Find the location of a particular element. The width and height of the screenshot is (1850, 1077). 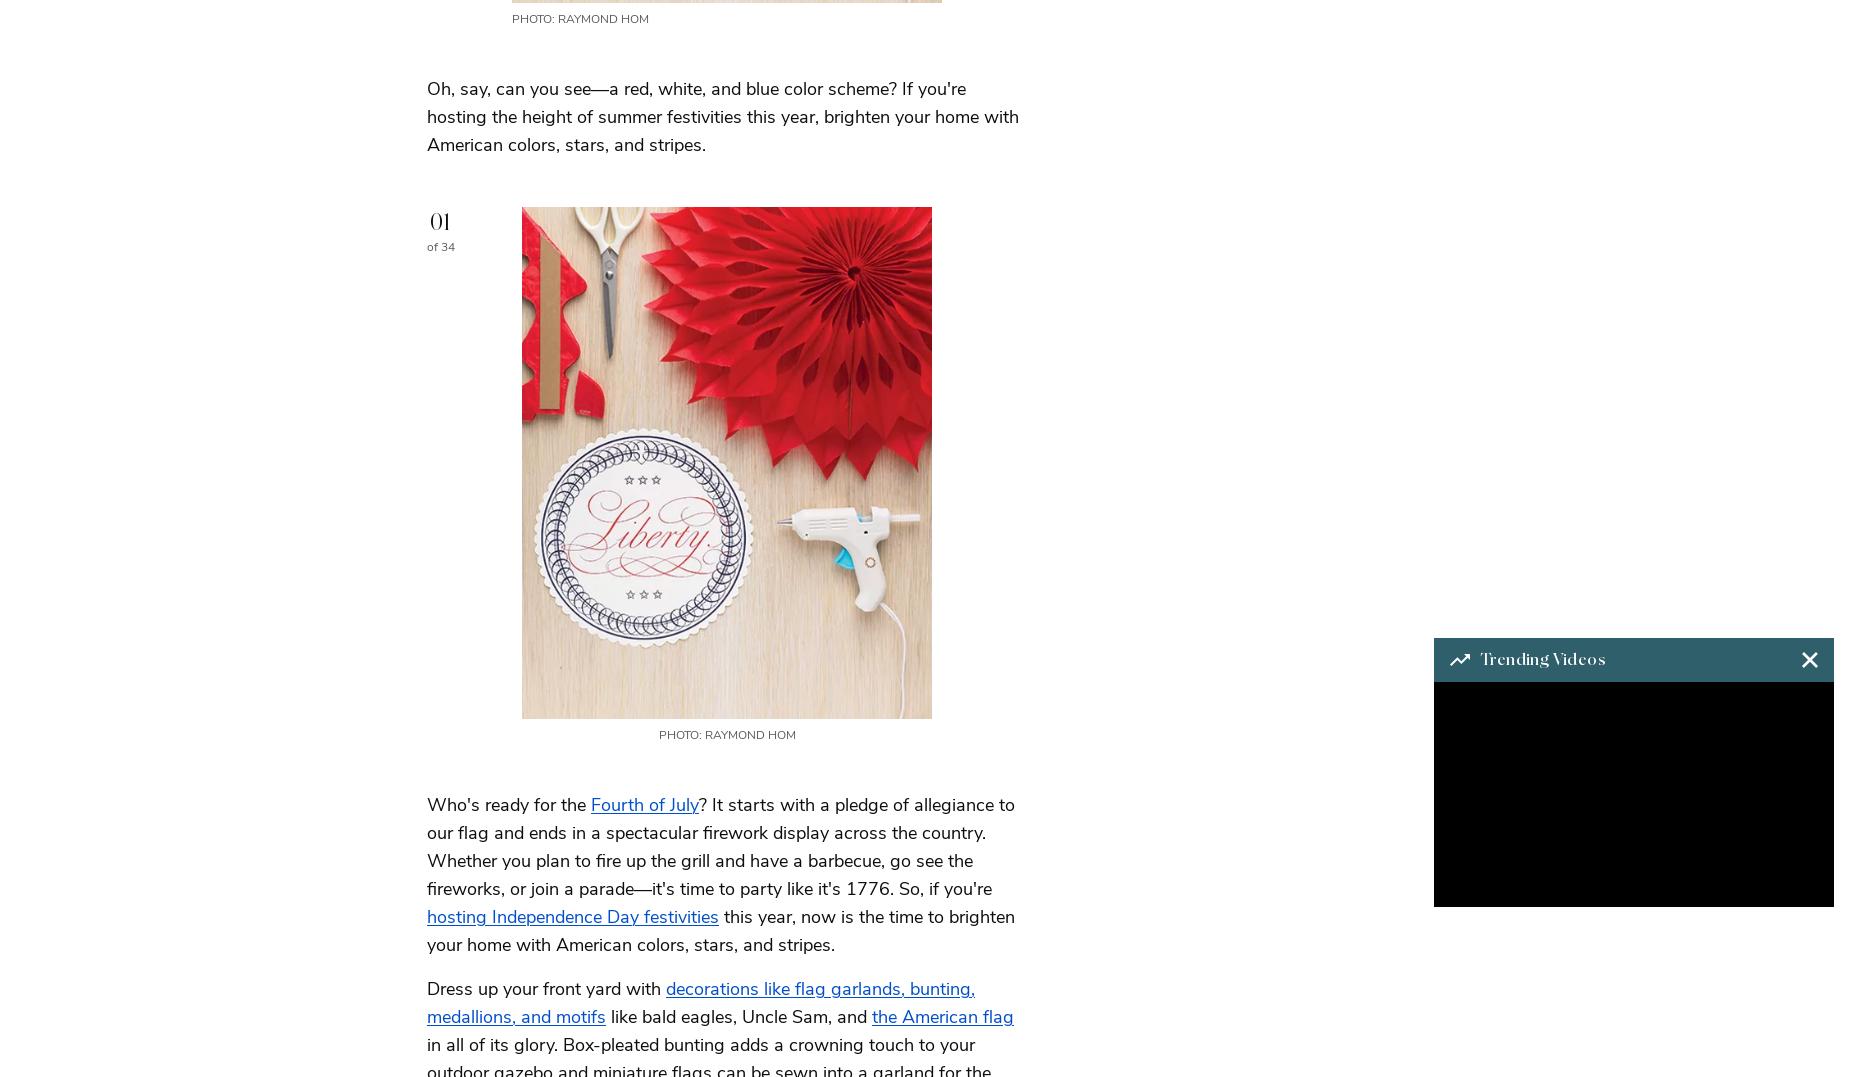

'Raymond Hom' is located at coordinates (749, 733).